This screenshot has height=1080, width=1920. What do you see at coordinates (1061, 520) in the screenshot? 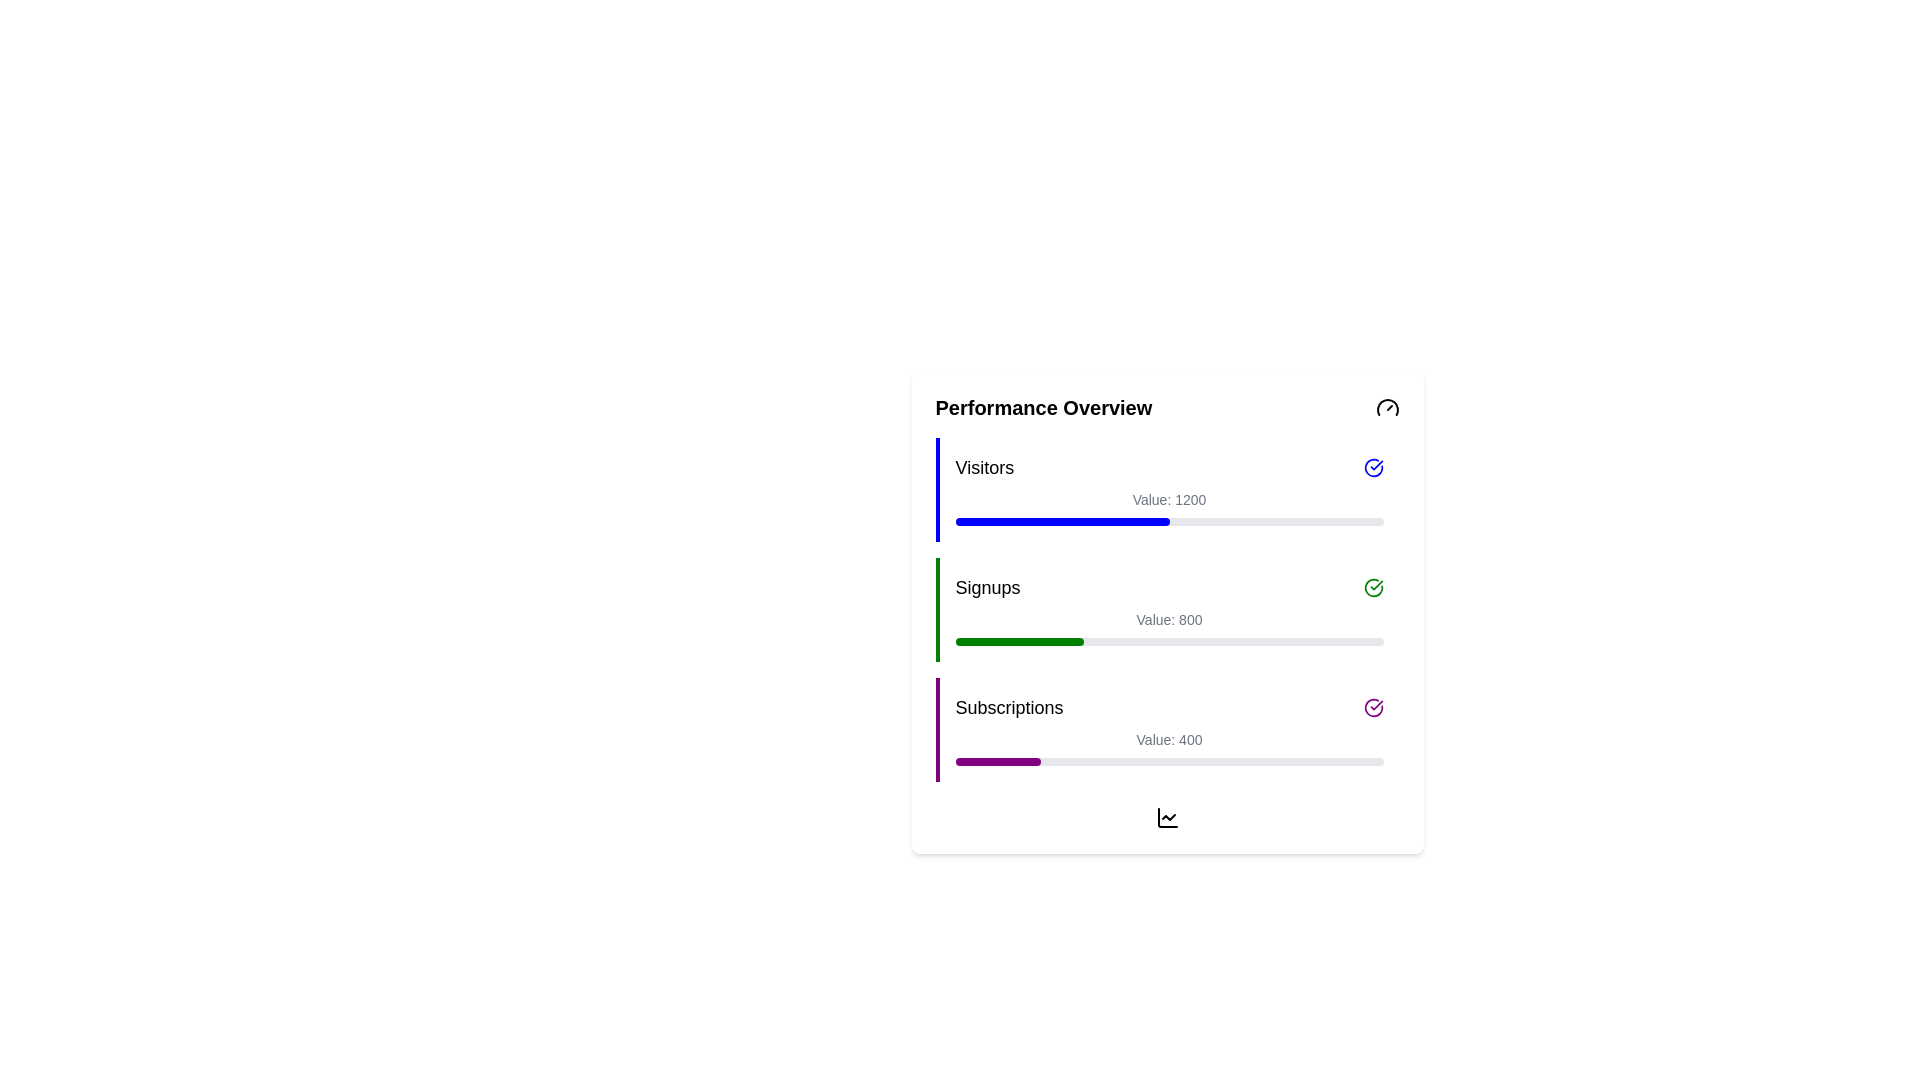
I see `the blue-colored progress bar segment that represents the filled portion of the progress bar under the 'Performance Overview' section, aligned with the 'Visitors' row` at bounding box center [1061, 520].